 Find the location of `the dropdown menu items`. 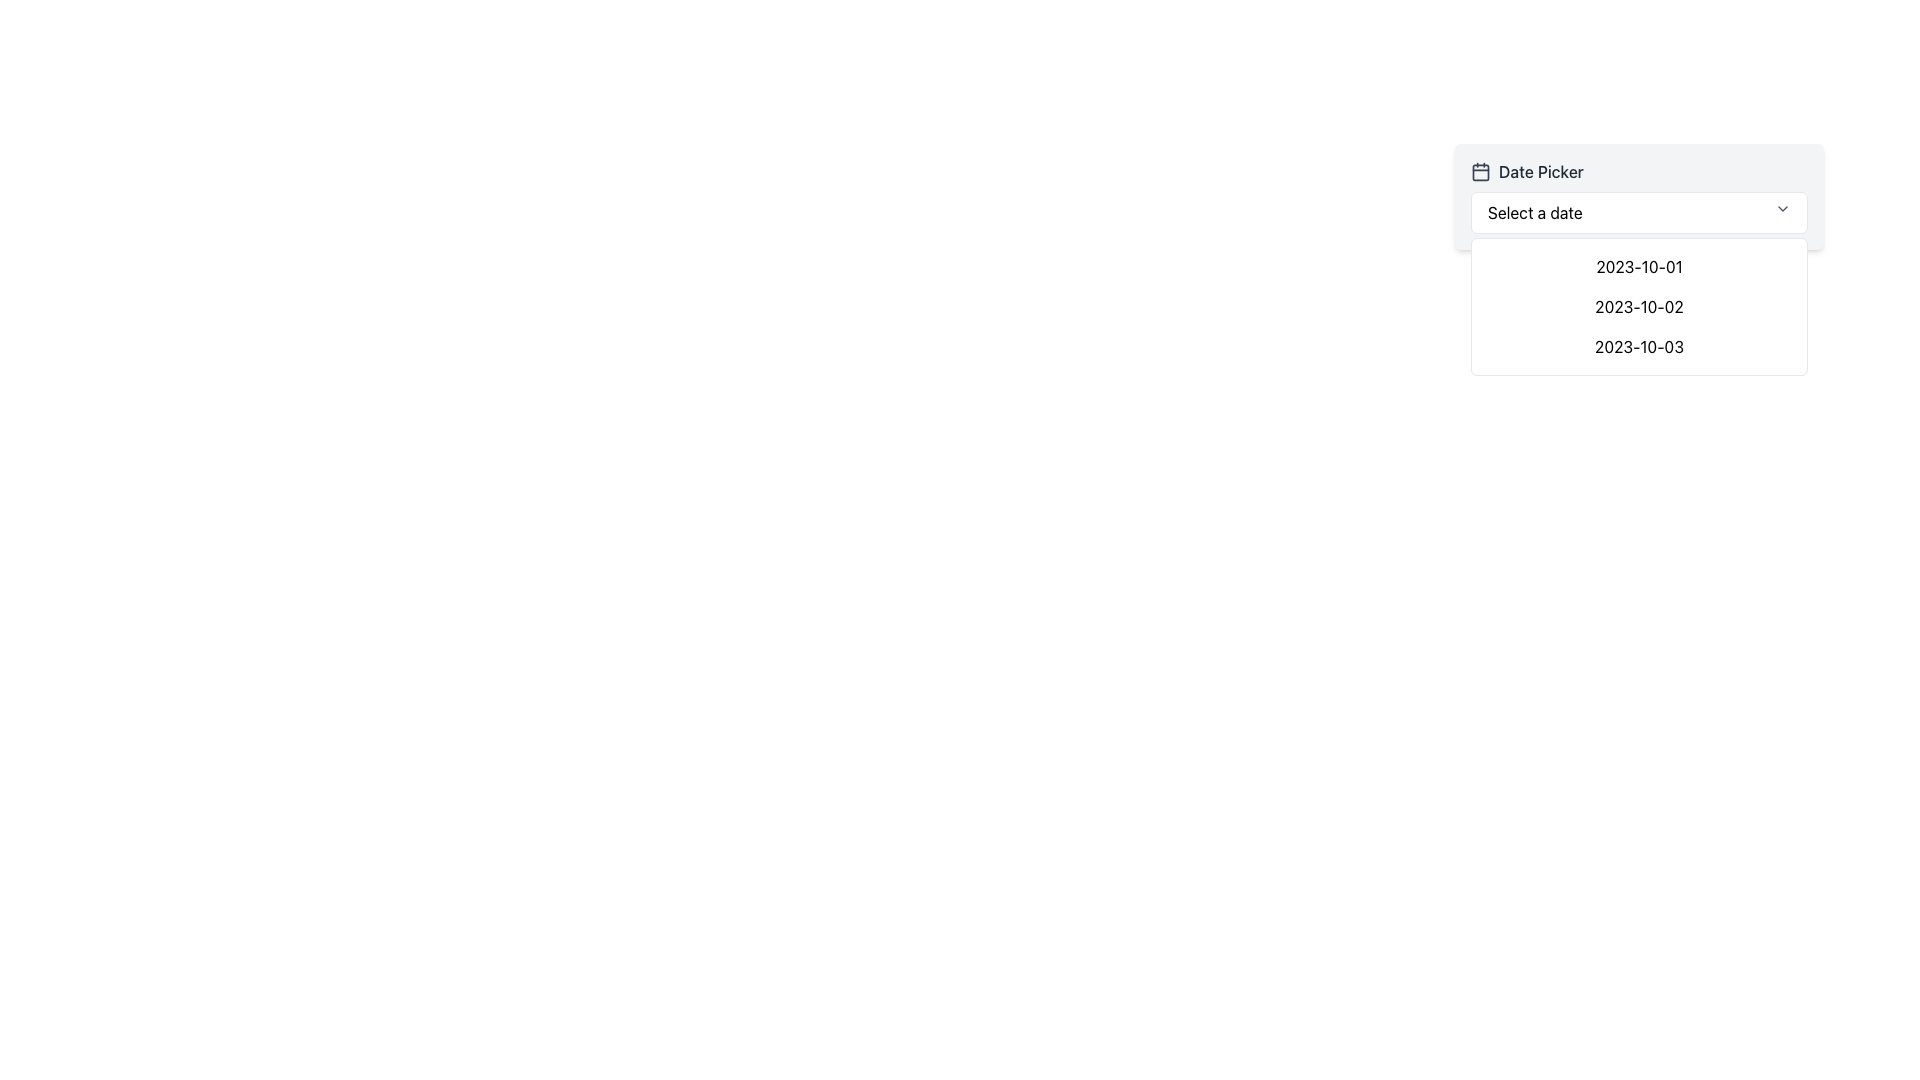

the dropdown menu items is located at coordinates (1639, 307).